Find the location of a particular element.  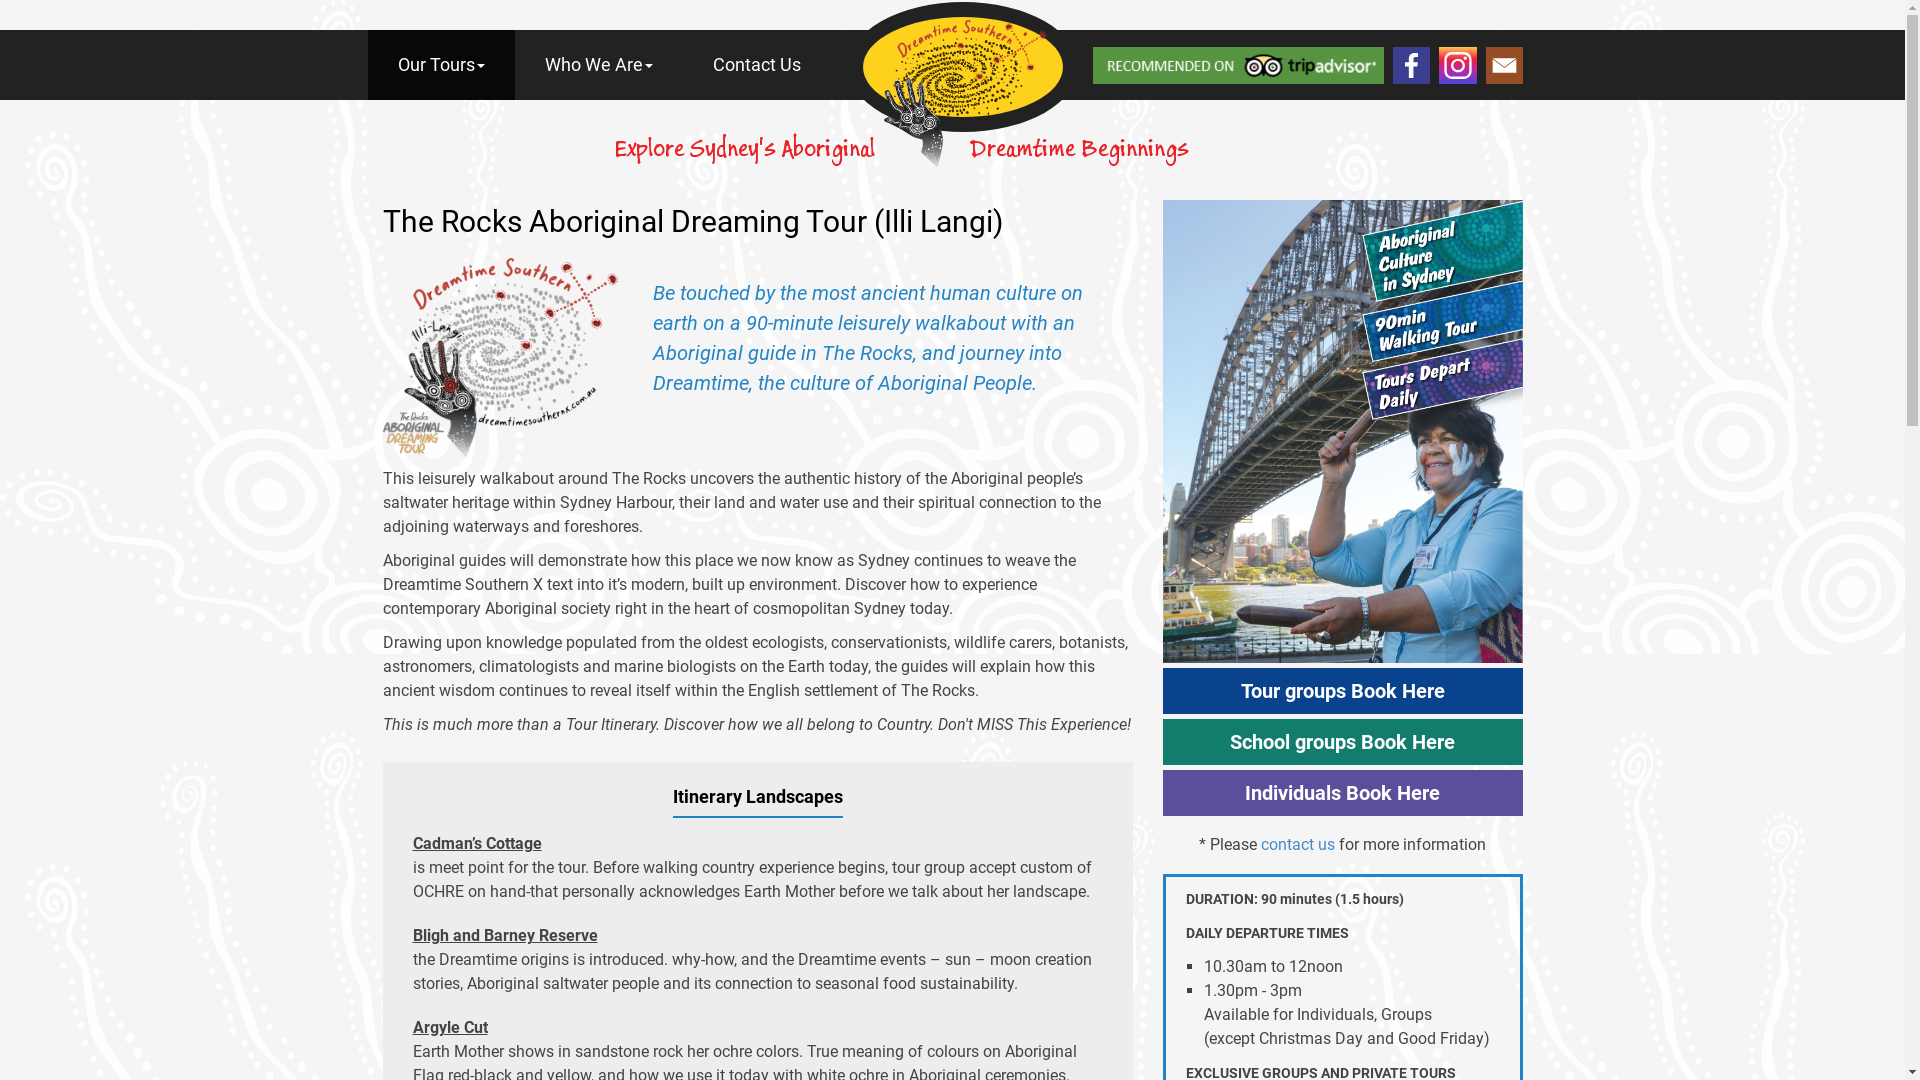

'contact us' is located at coordinates (1297, 844).